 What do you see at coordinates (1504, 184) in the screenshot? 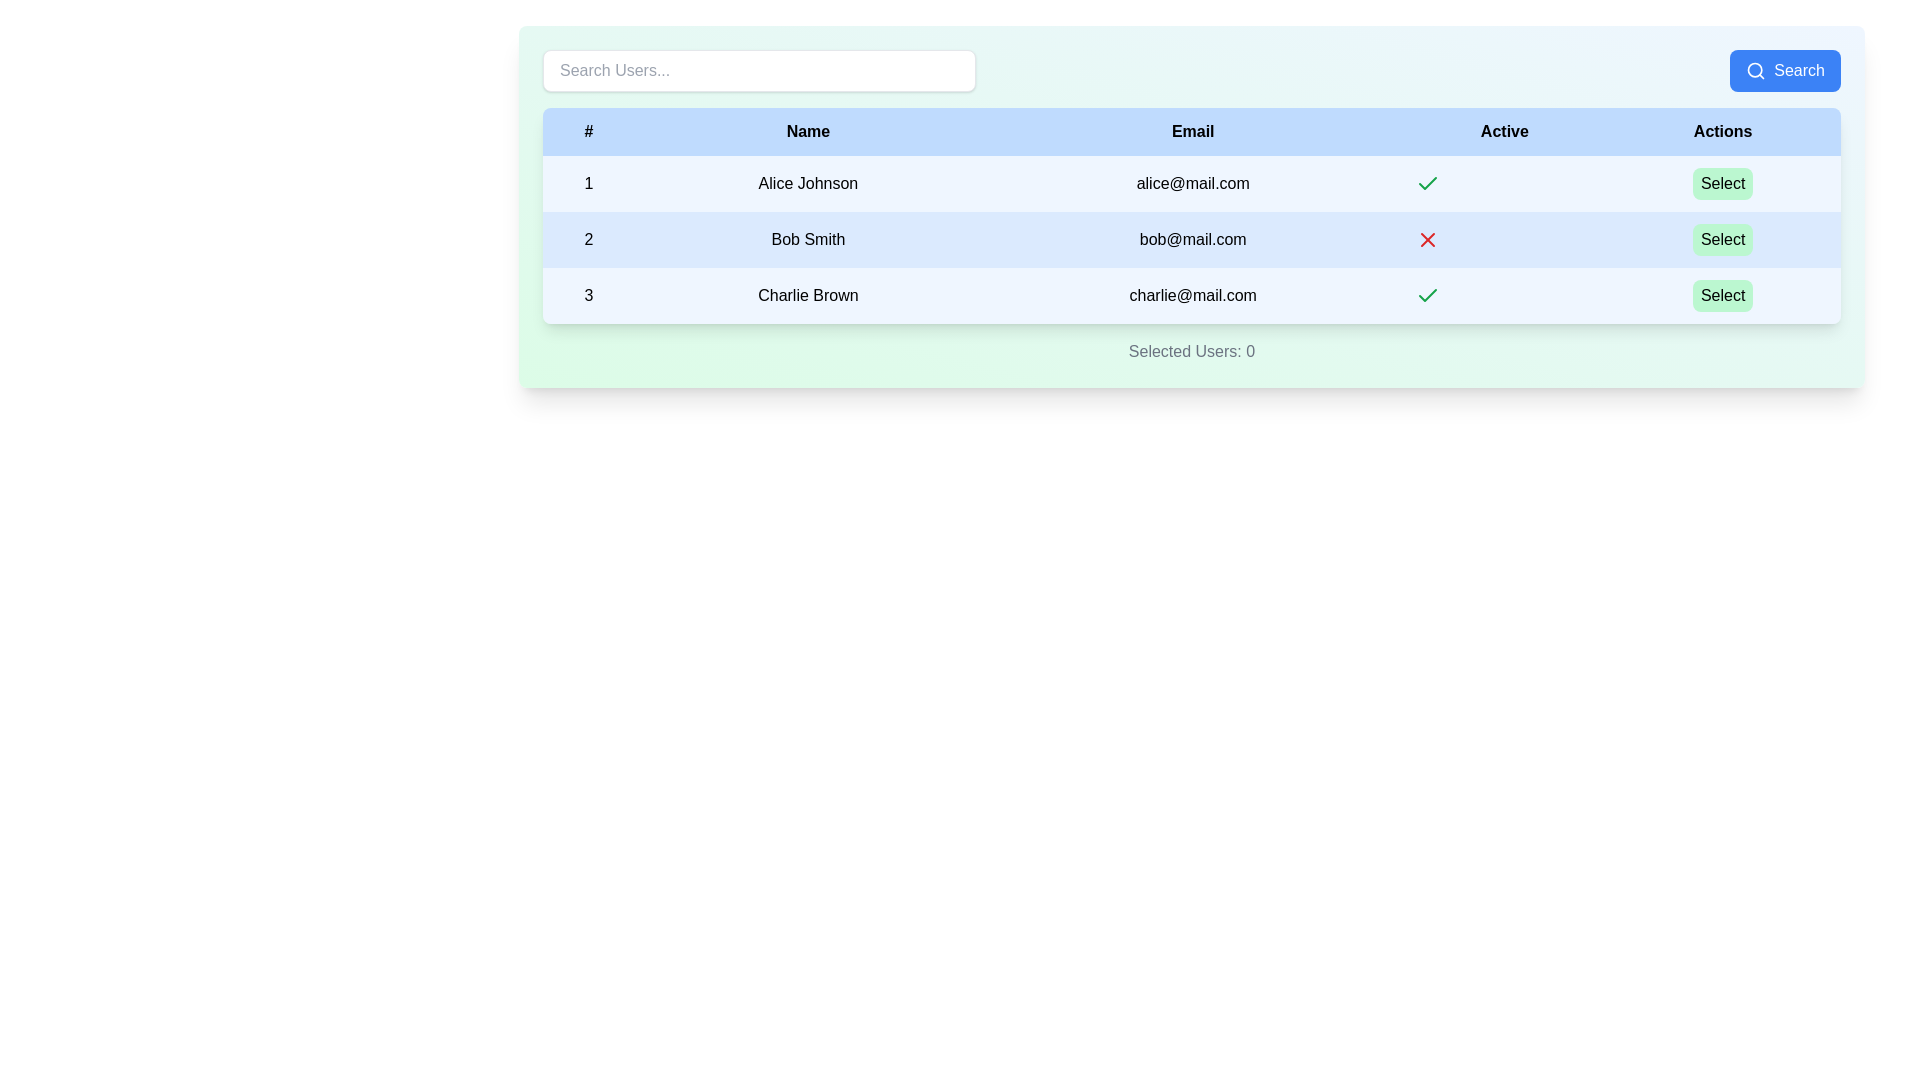
I see `the active status icon for user Alice Johnson, which is a green checkmark located in the 'Active' column of the user table` at bounding box center [1504, 184].